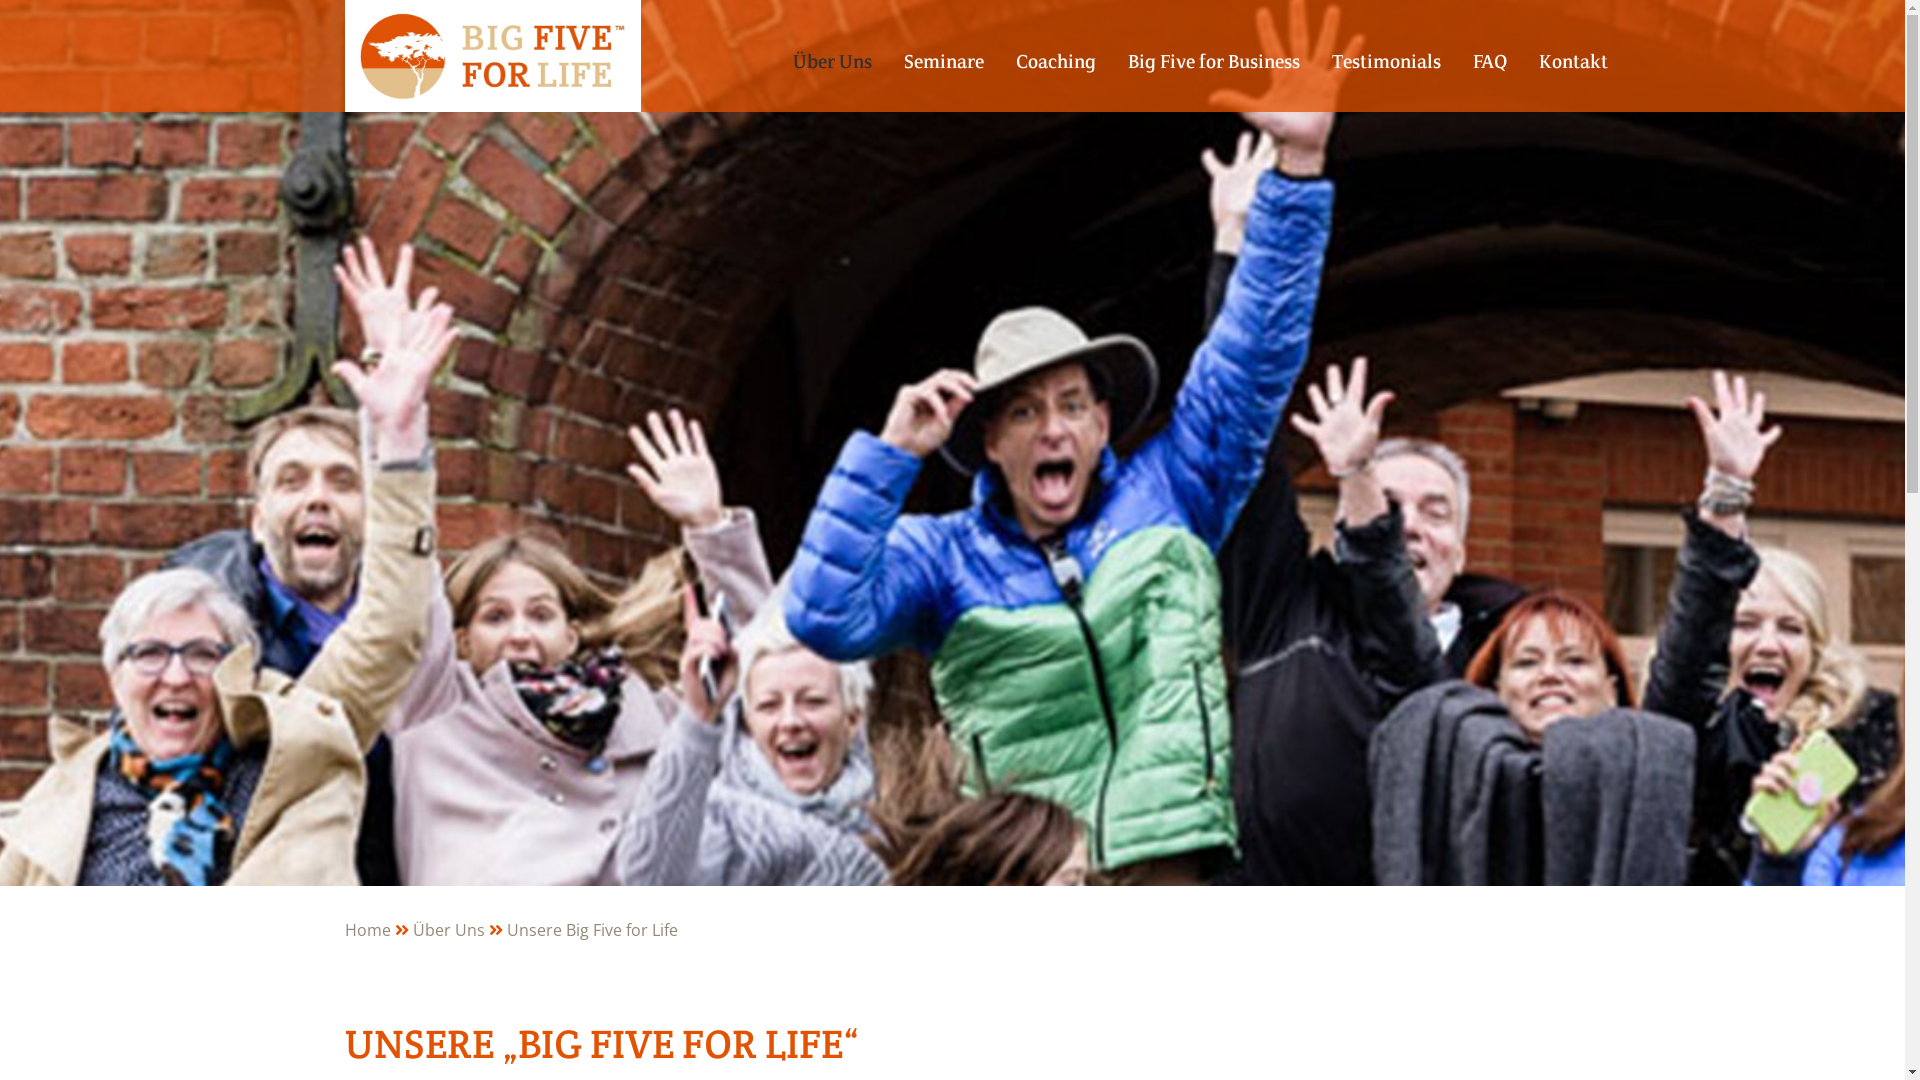 The height and width of the screenshot is (1080, 1920). Describe the element at coordinates (378, 929) in the screenshot. I see `'Home'` at that location.